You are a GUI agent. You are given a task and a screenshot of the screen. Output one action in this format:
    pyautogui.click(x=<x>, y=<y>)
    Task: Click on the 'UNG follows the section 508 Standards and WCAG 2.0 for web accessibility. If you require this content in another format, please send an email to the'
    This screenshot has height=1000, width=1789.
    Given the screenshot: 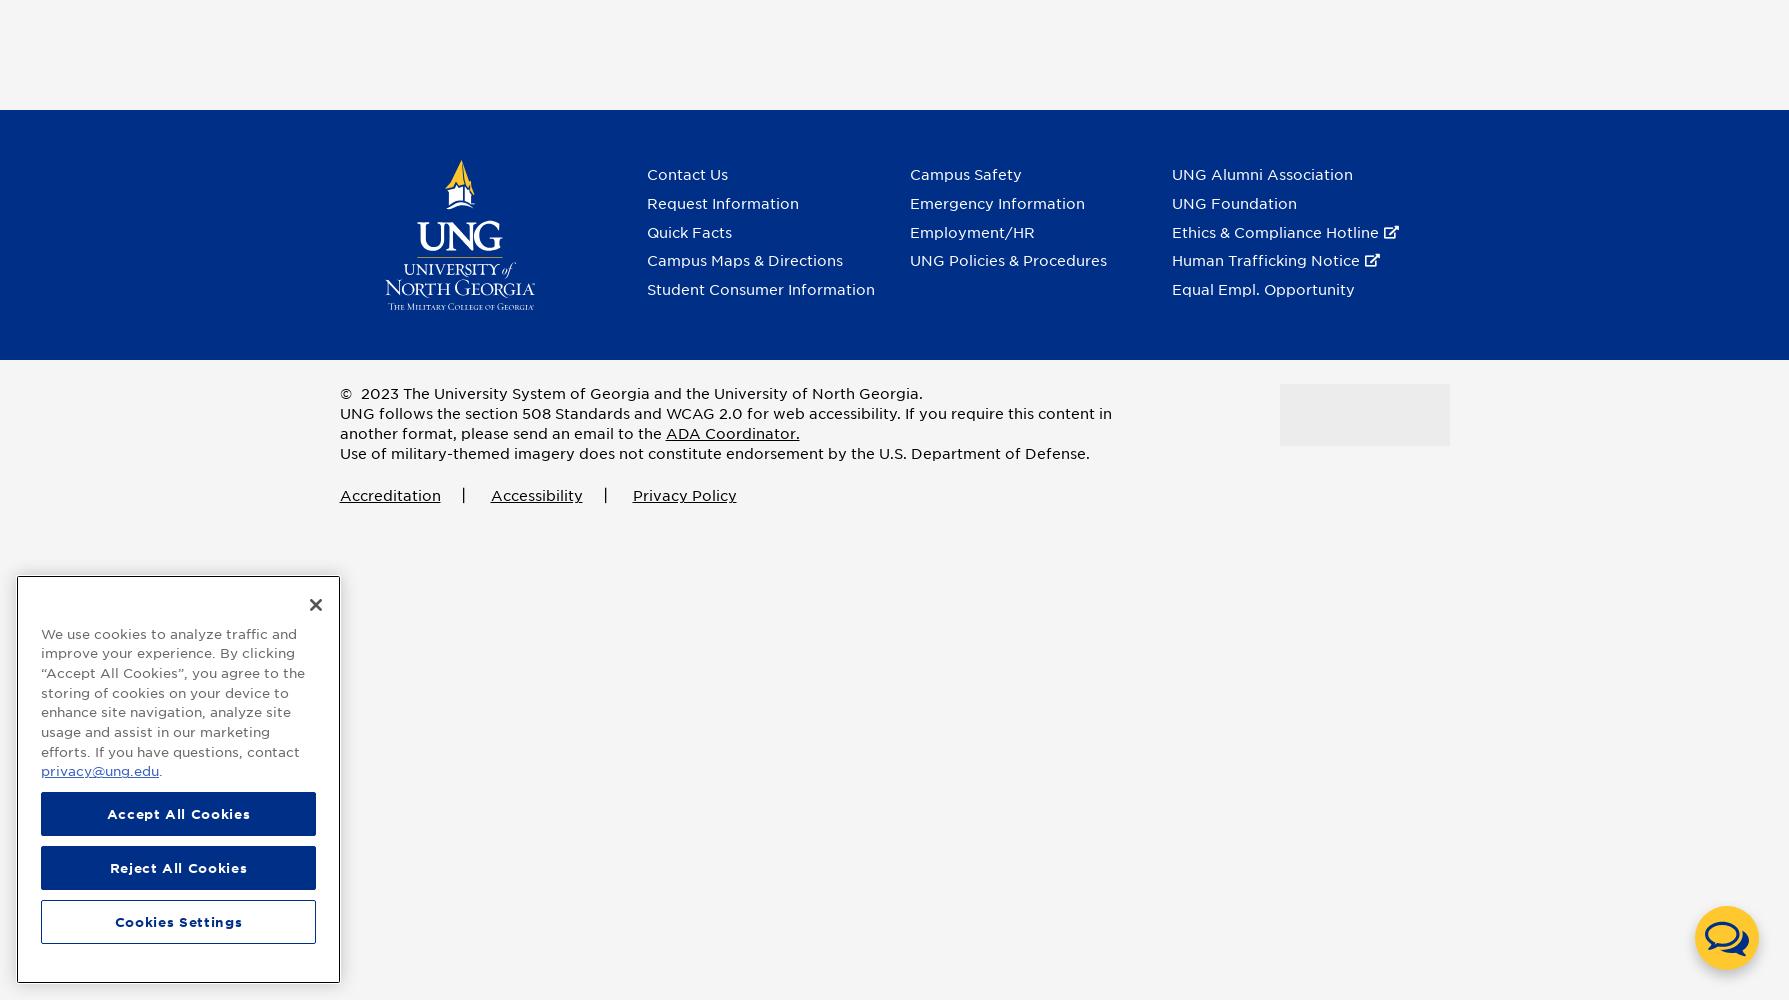 What is the action you would take?
    pyautogui.click(x=725, y=424)
    